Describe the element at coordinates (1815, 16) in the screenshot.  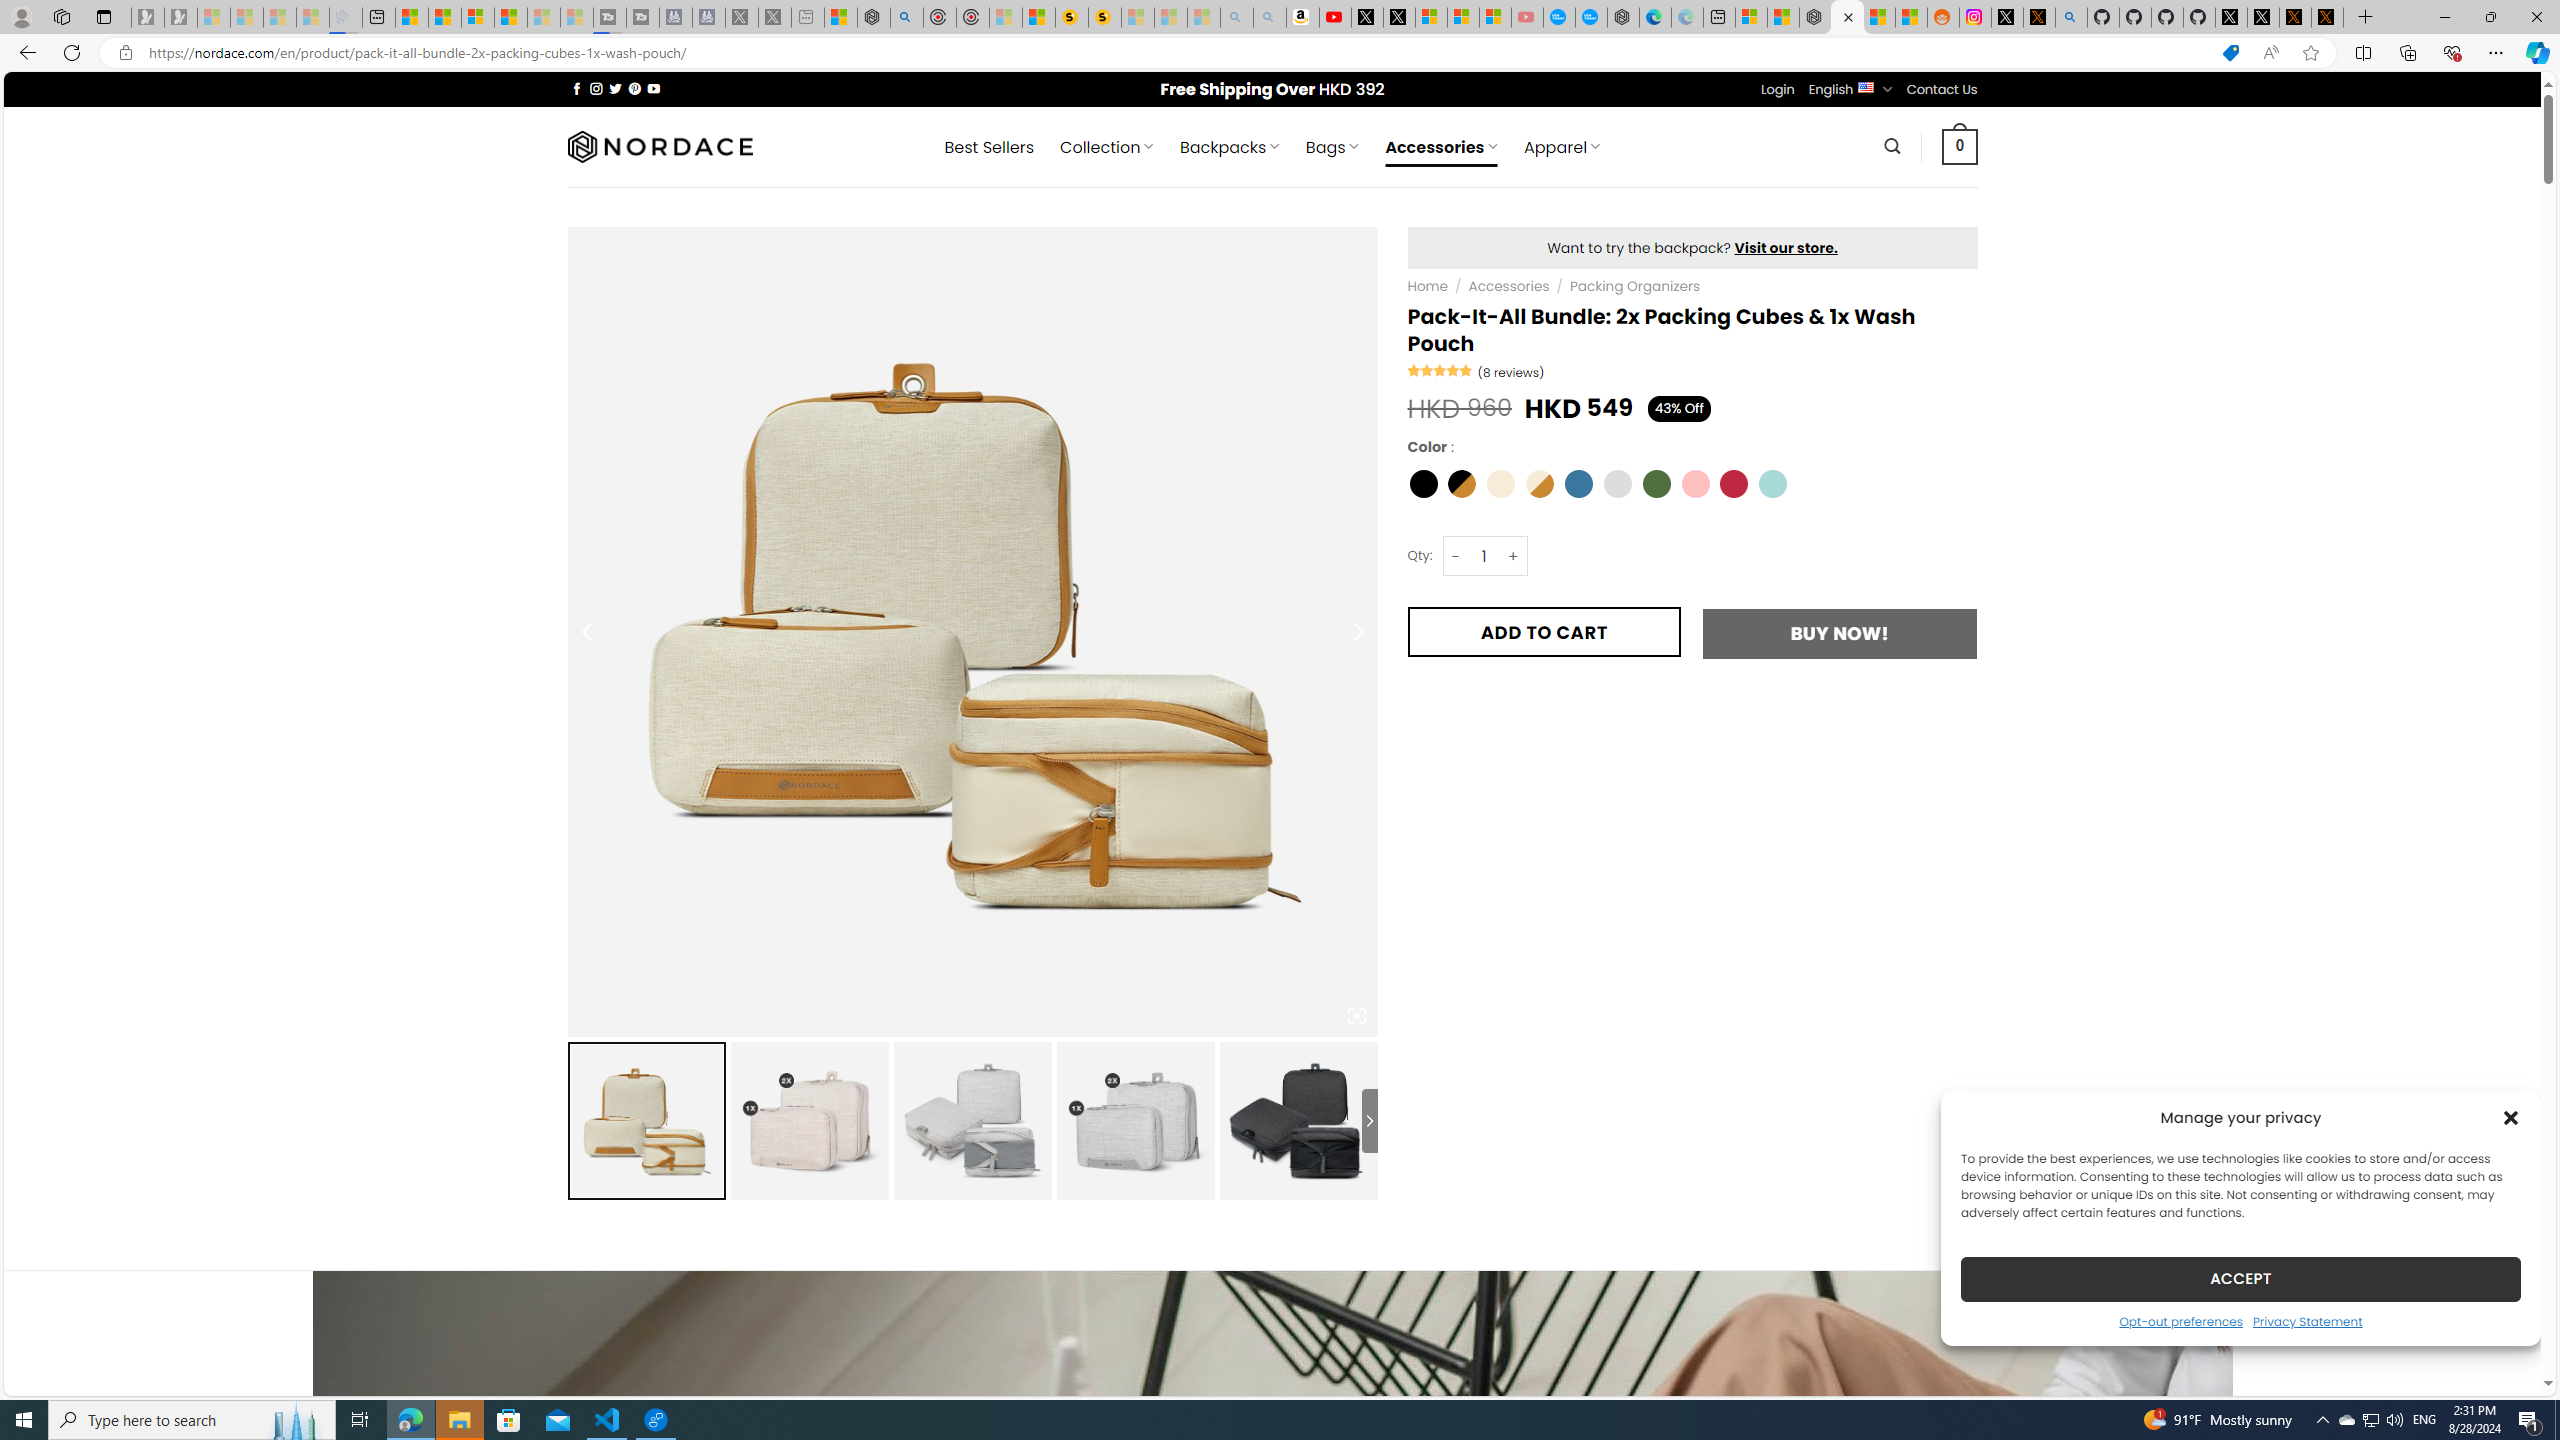
I see `'Nordace - Best Sellers'` at that location.